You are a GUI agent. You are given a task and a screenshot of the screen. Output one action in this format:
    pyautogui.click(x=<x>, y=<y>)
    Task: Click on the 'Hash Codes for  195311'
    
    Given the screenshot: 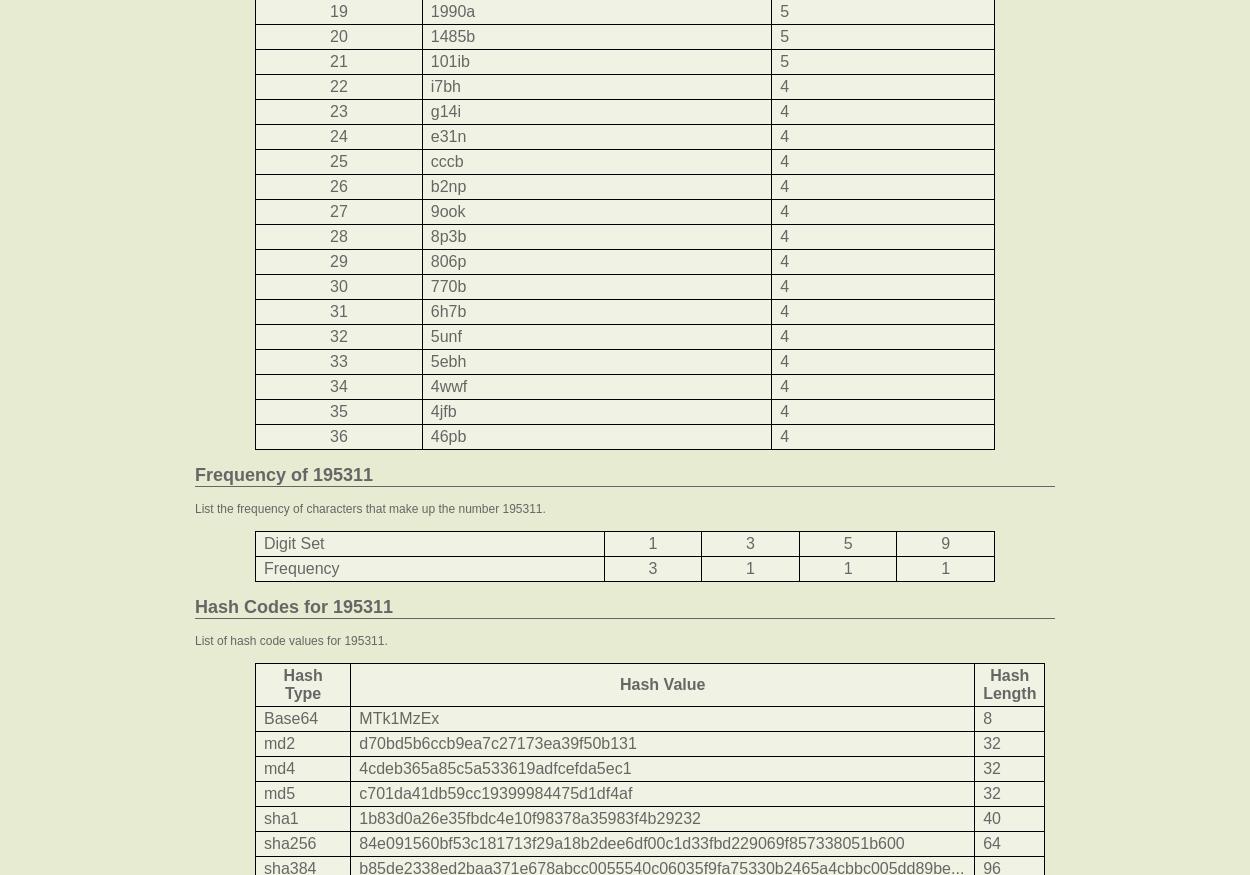 What is the action you would take?
    pyautogui.click(x=294, y=606)
    